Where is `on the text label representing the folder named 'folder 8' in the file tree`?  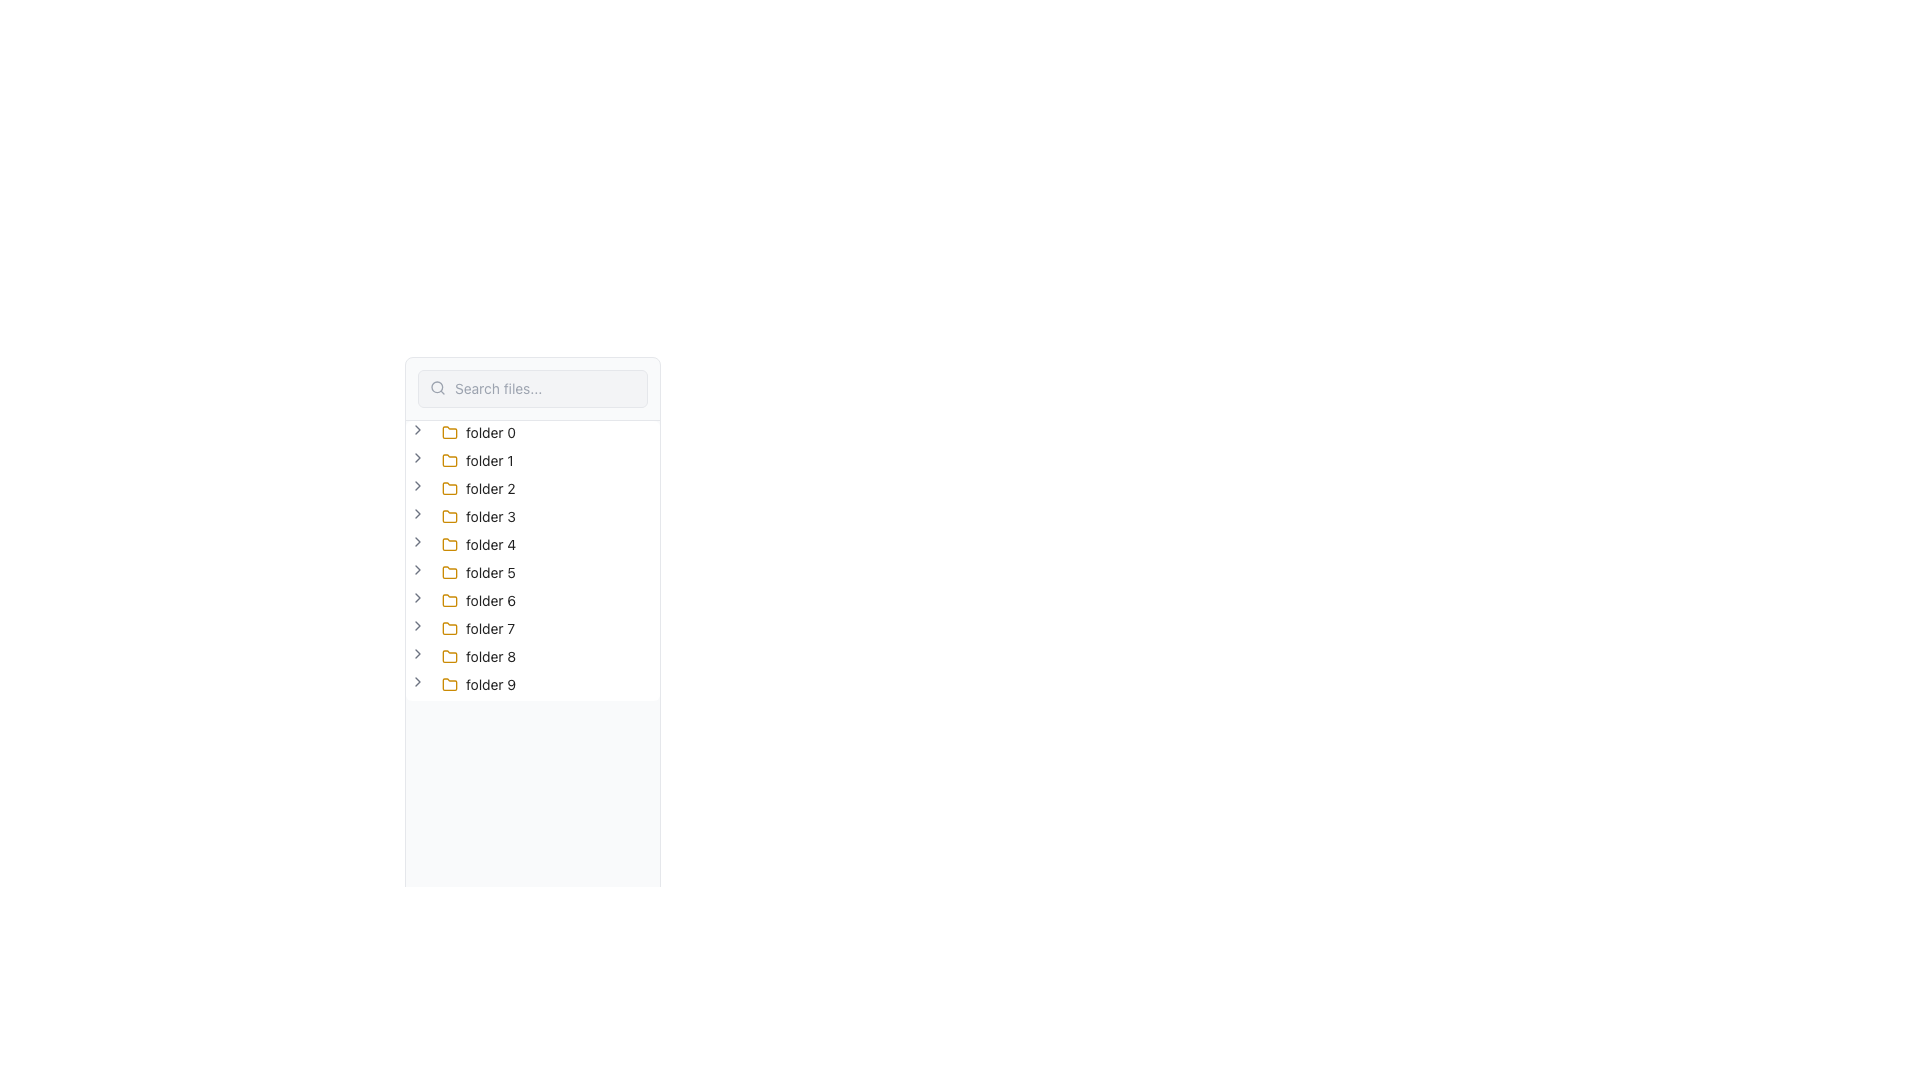 on the text label representing the folder named 'folder 8' in the file tree is located at coordinates (478, 656).